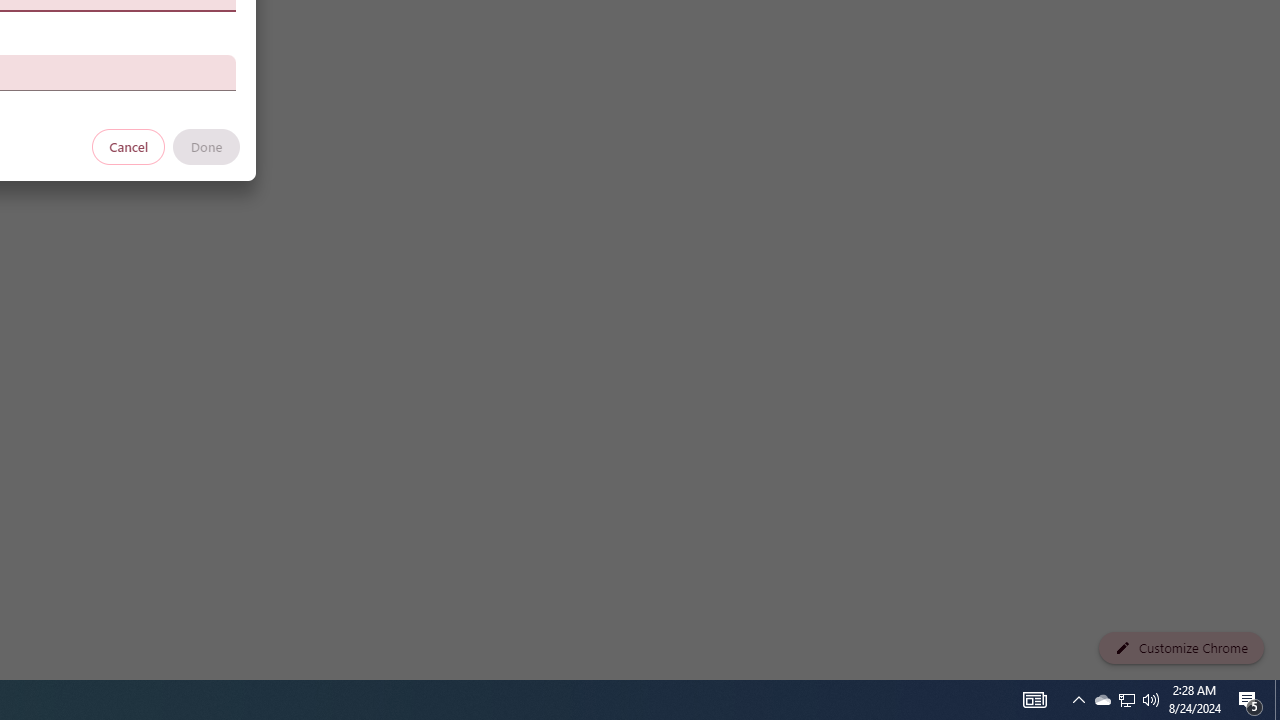  I want to click on 'Cancel', so click(128, 145).